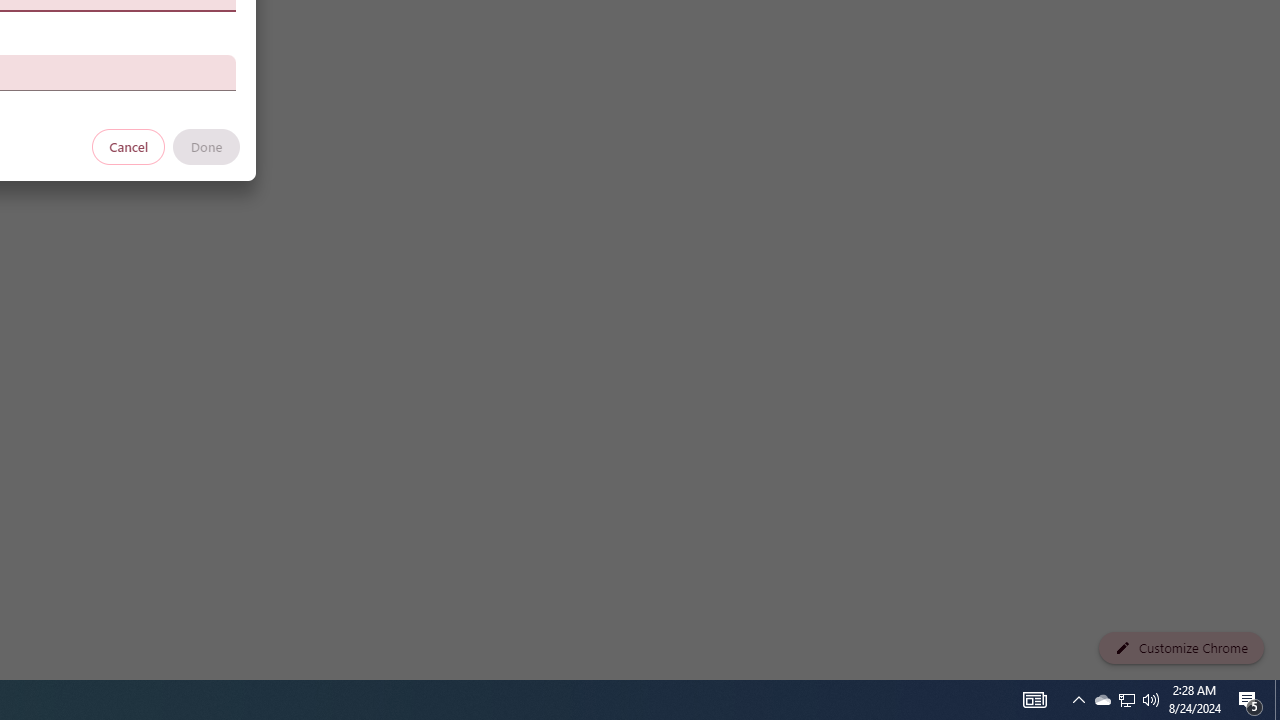  I want to click on 'Cancel', so click(128, 145).